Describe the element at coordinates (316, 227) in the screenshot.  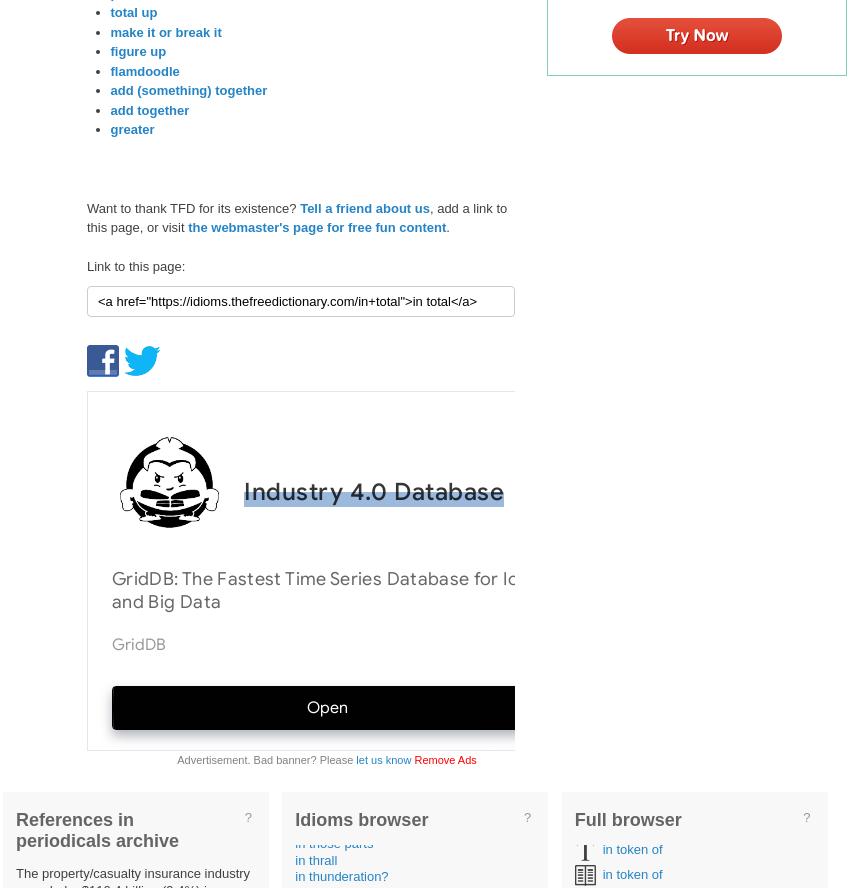
I see `'the webmaster's page for free fun content'` at that location.